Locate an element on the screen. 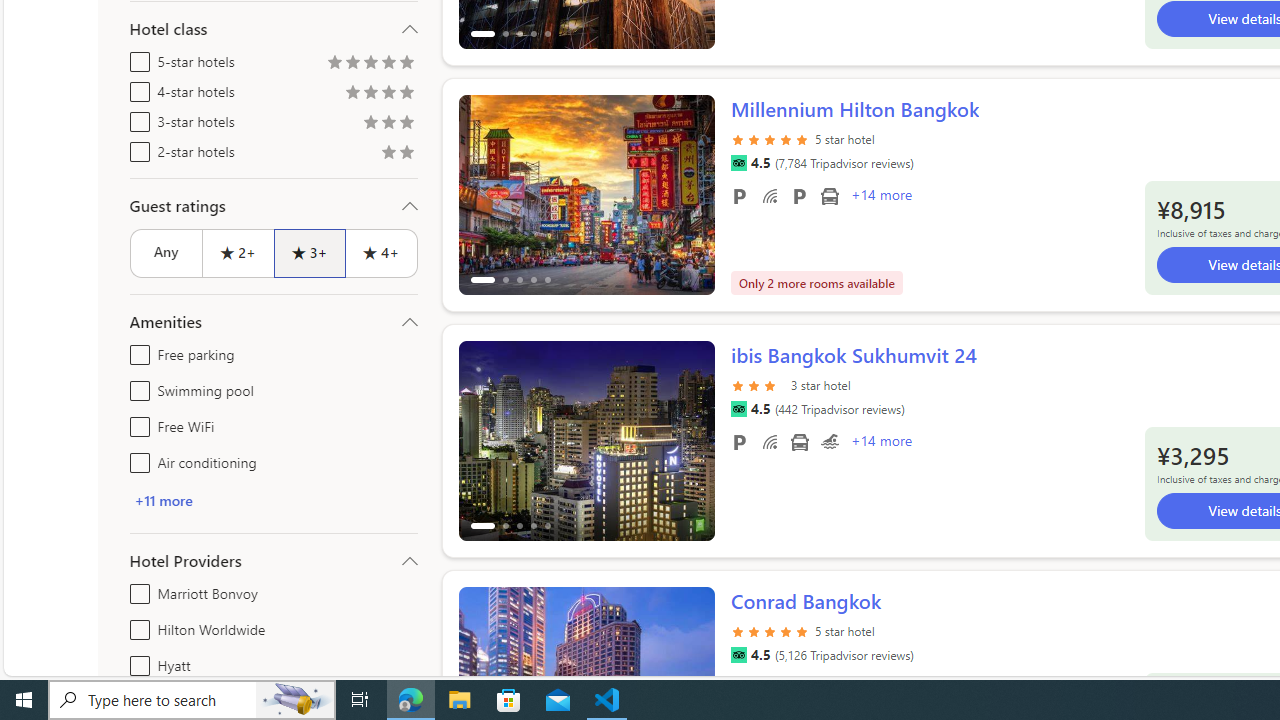  'Guest ratings' is located at coordinates (272, 205).